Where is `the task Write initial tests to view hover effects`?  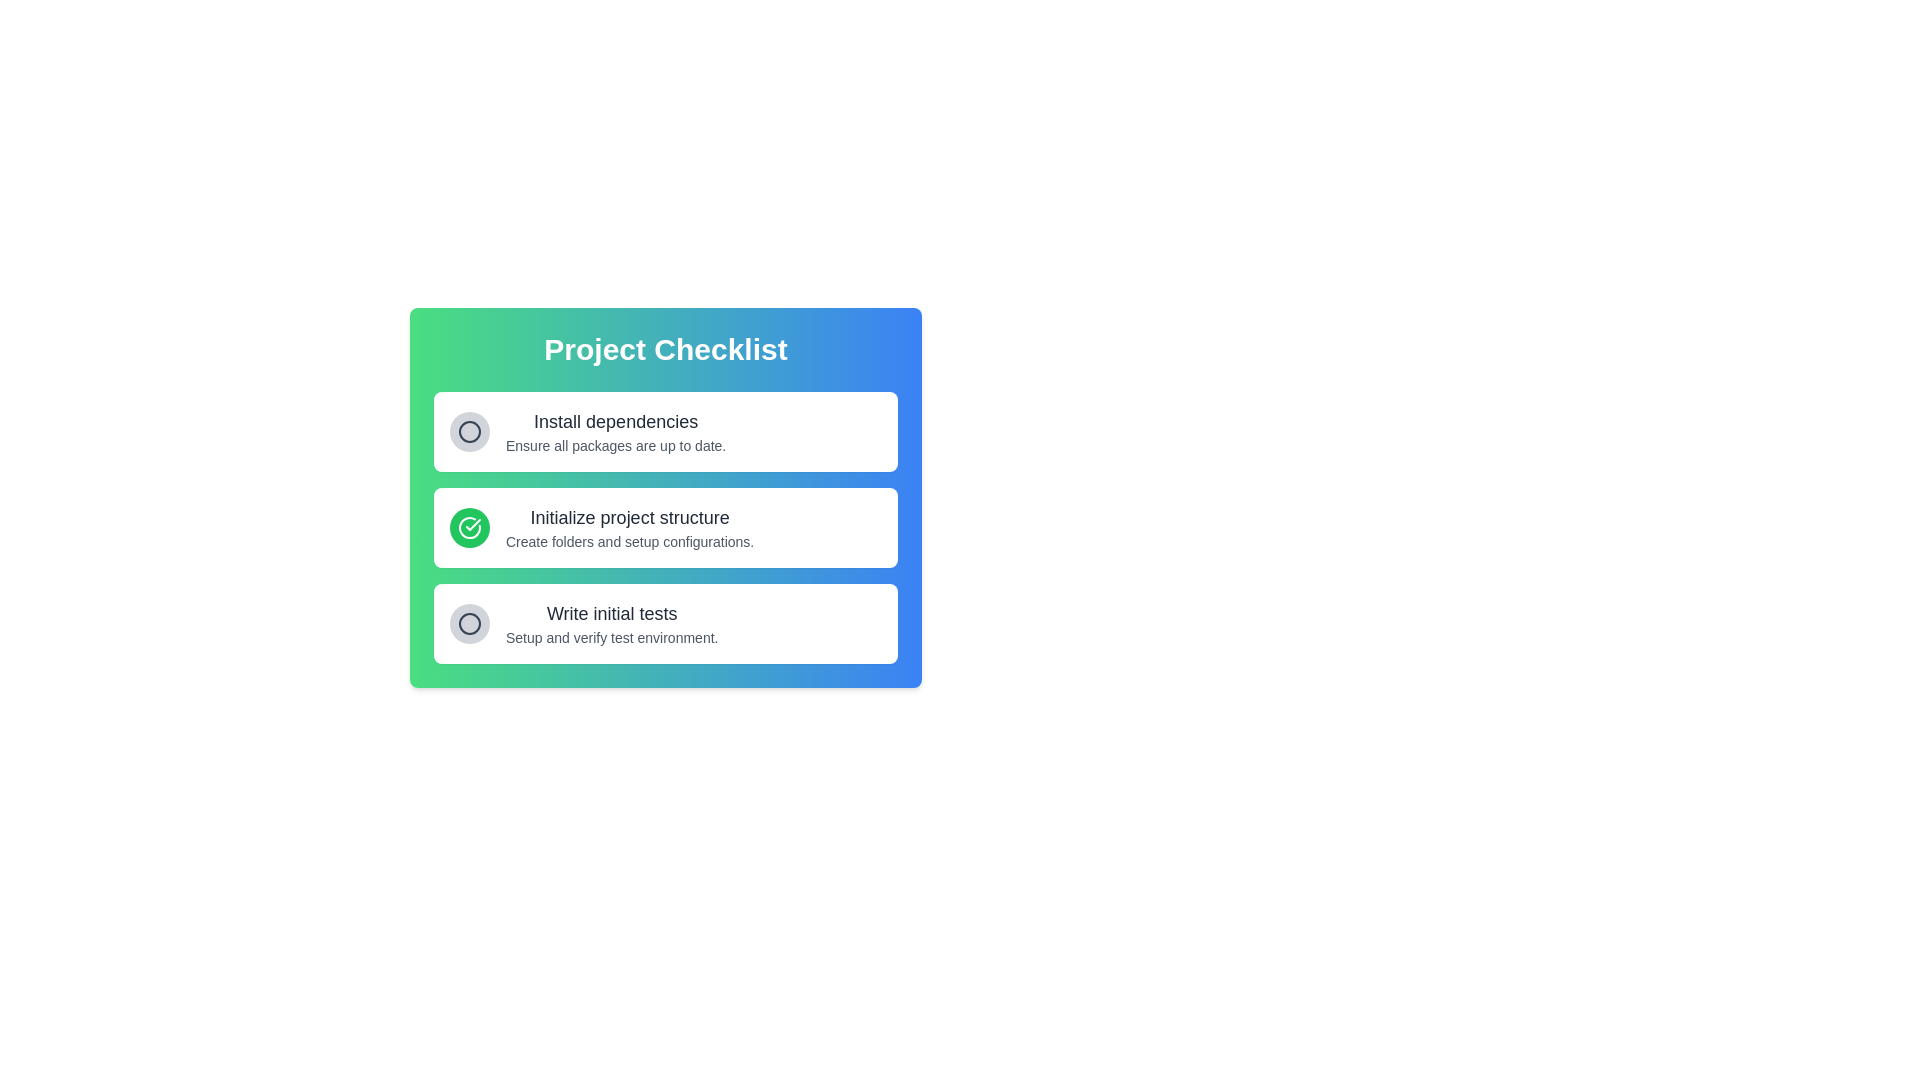
the task Write initial tests to view hover effects is located at coordinates (610, 623).